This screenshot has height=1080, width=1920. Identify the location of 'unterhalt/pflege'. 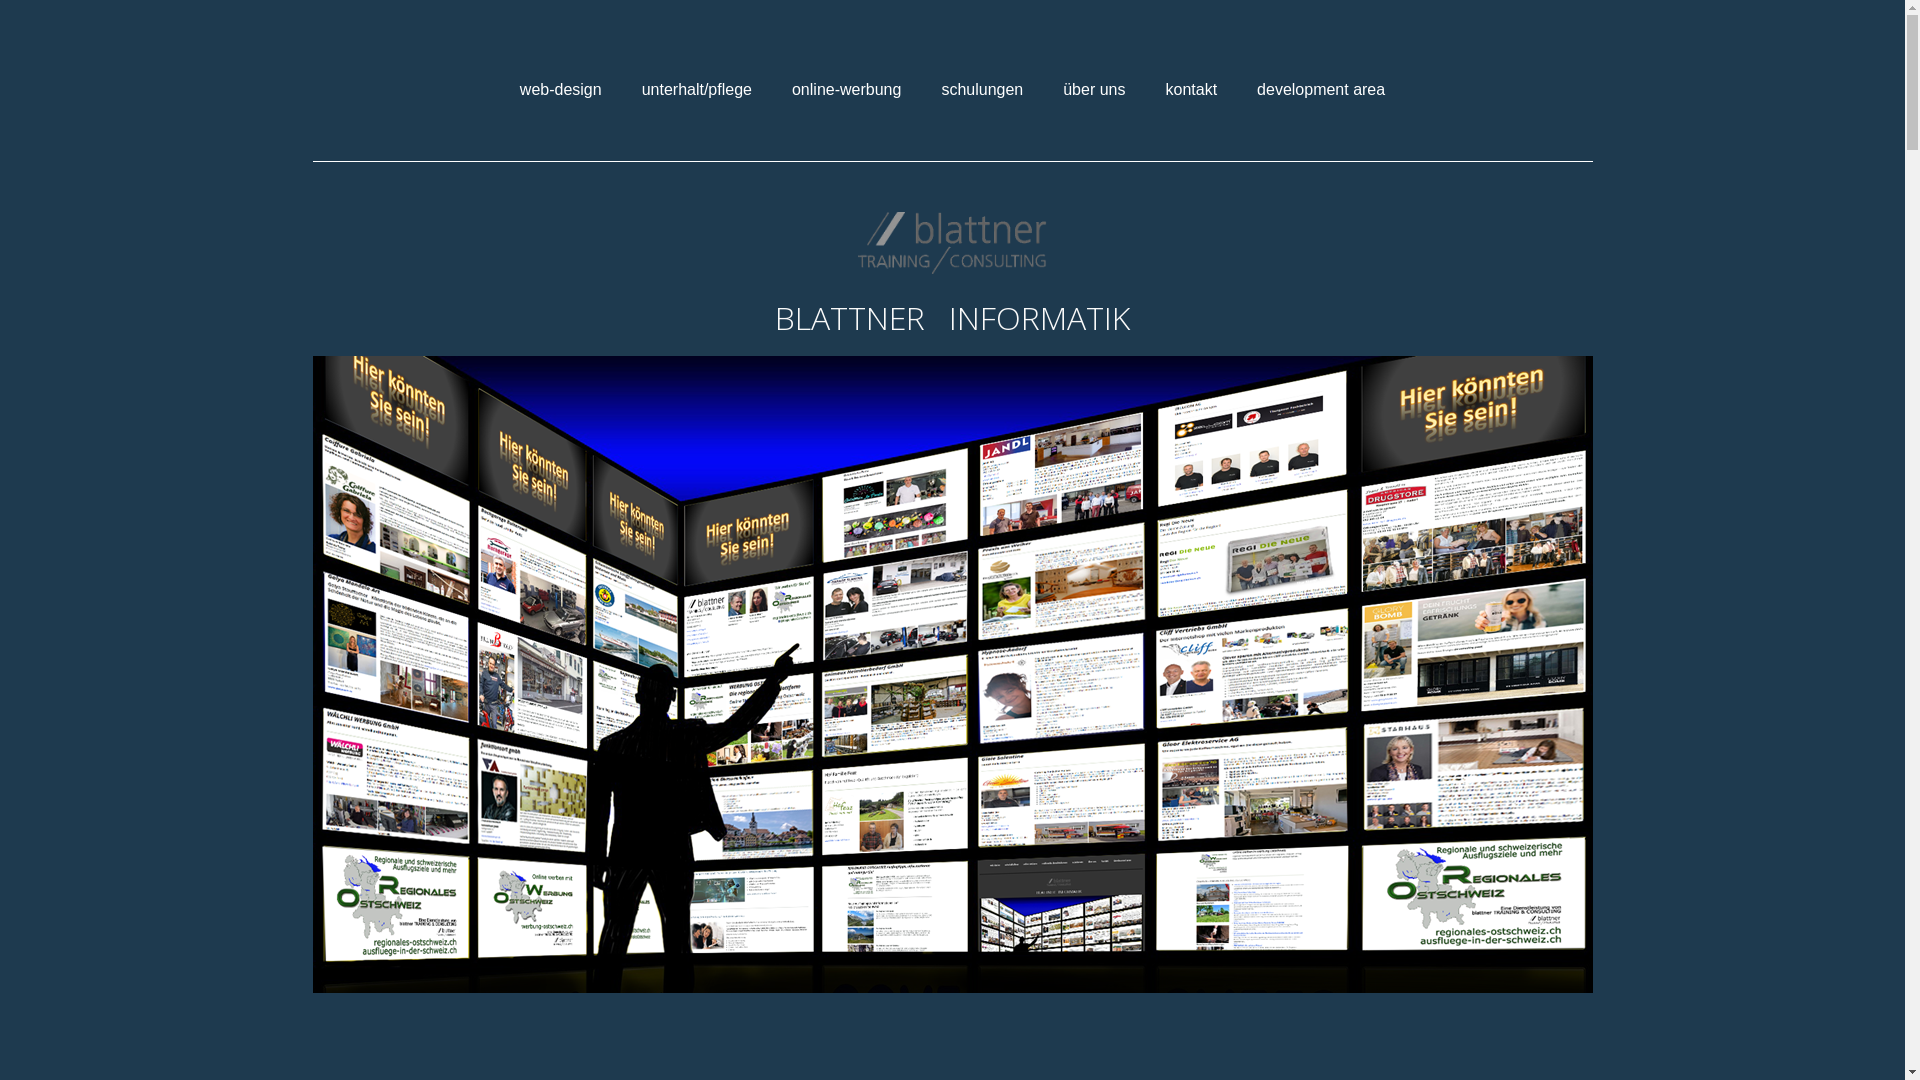
(626, 88).